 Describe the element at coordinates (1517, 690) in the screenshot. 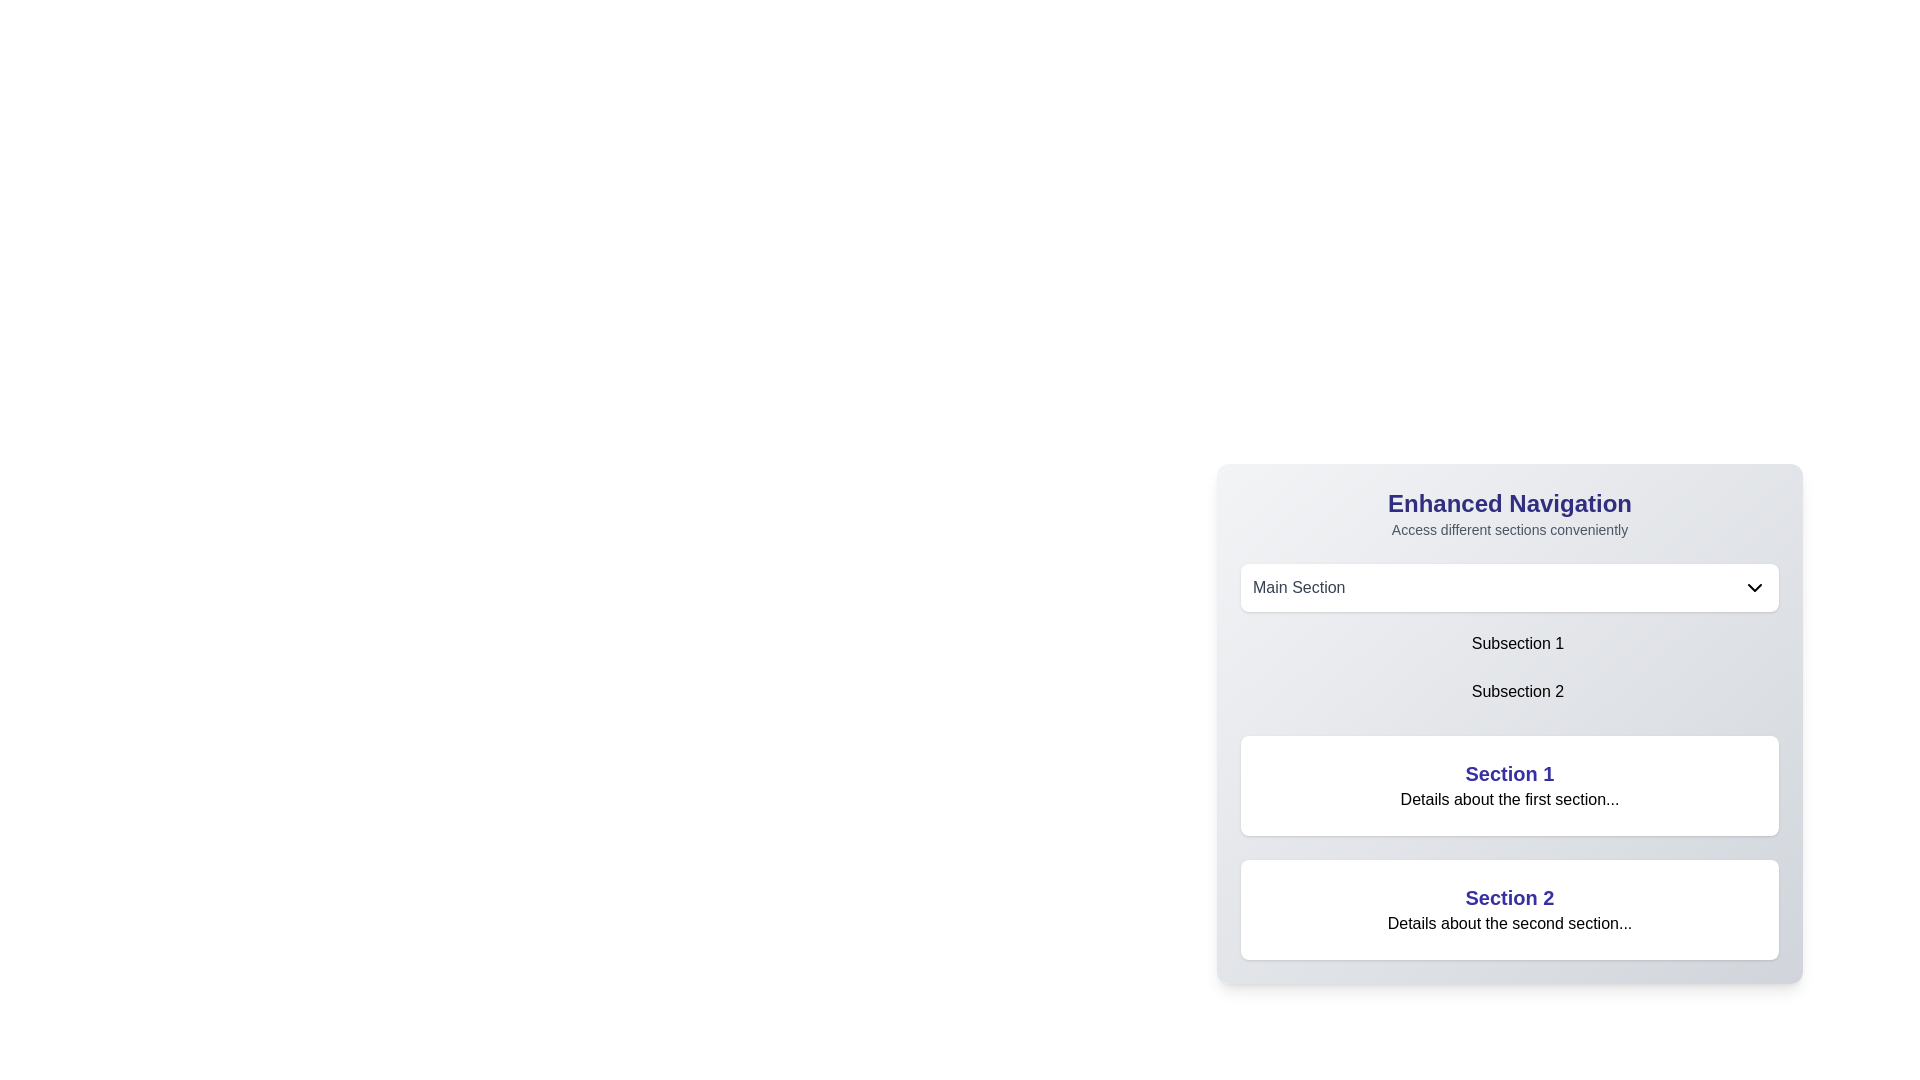

I see `the subsection link/button for 'Subsection 2' located directly below 'Subsection 1'` at that location.